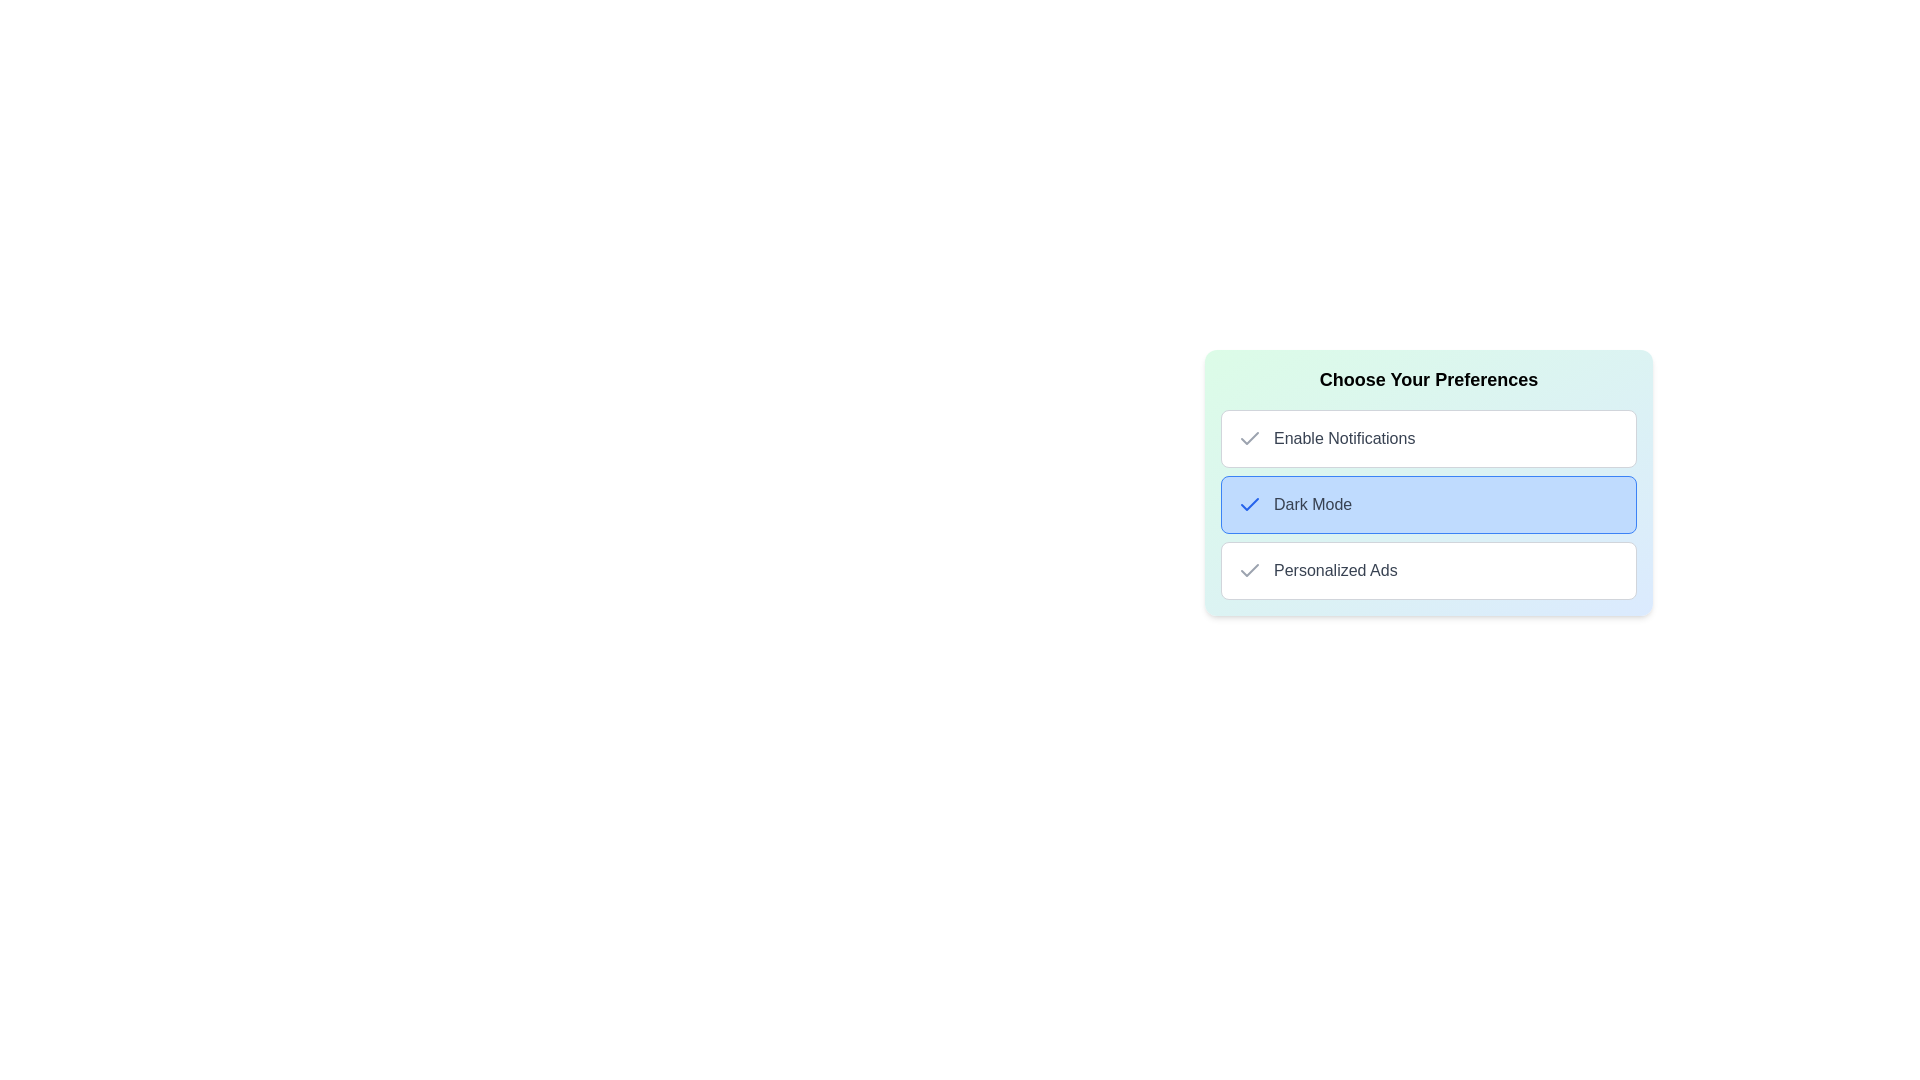  Describe the element at coordinates (1428, 438) in the screenshot. I see `the first selectable preference item for enabling notifications` at that location.